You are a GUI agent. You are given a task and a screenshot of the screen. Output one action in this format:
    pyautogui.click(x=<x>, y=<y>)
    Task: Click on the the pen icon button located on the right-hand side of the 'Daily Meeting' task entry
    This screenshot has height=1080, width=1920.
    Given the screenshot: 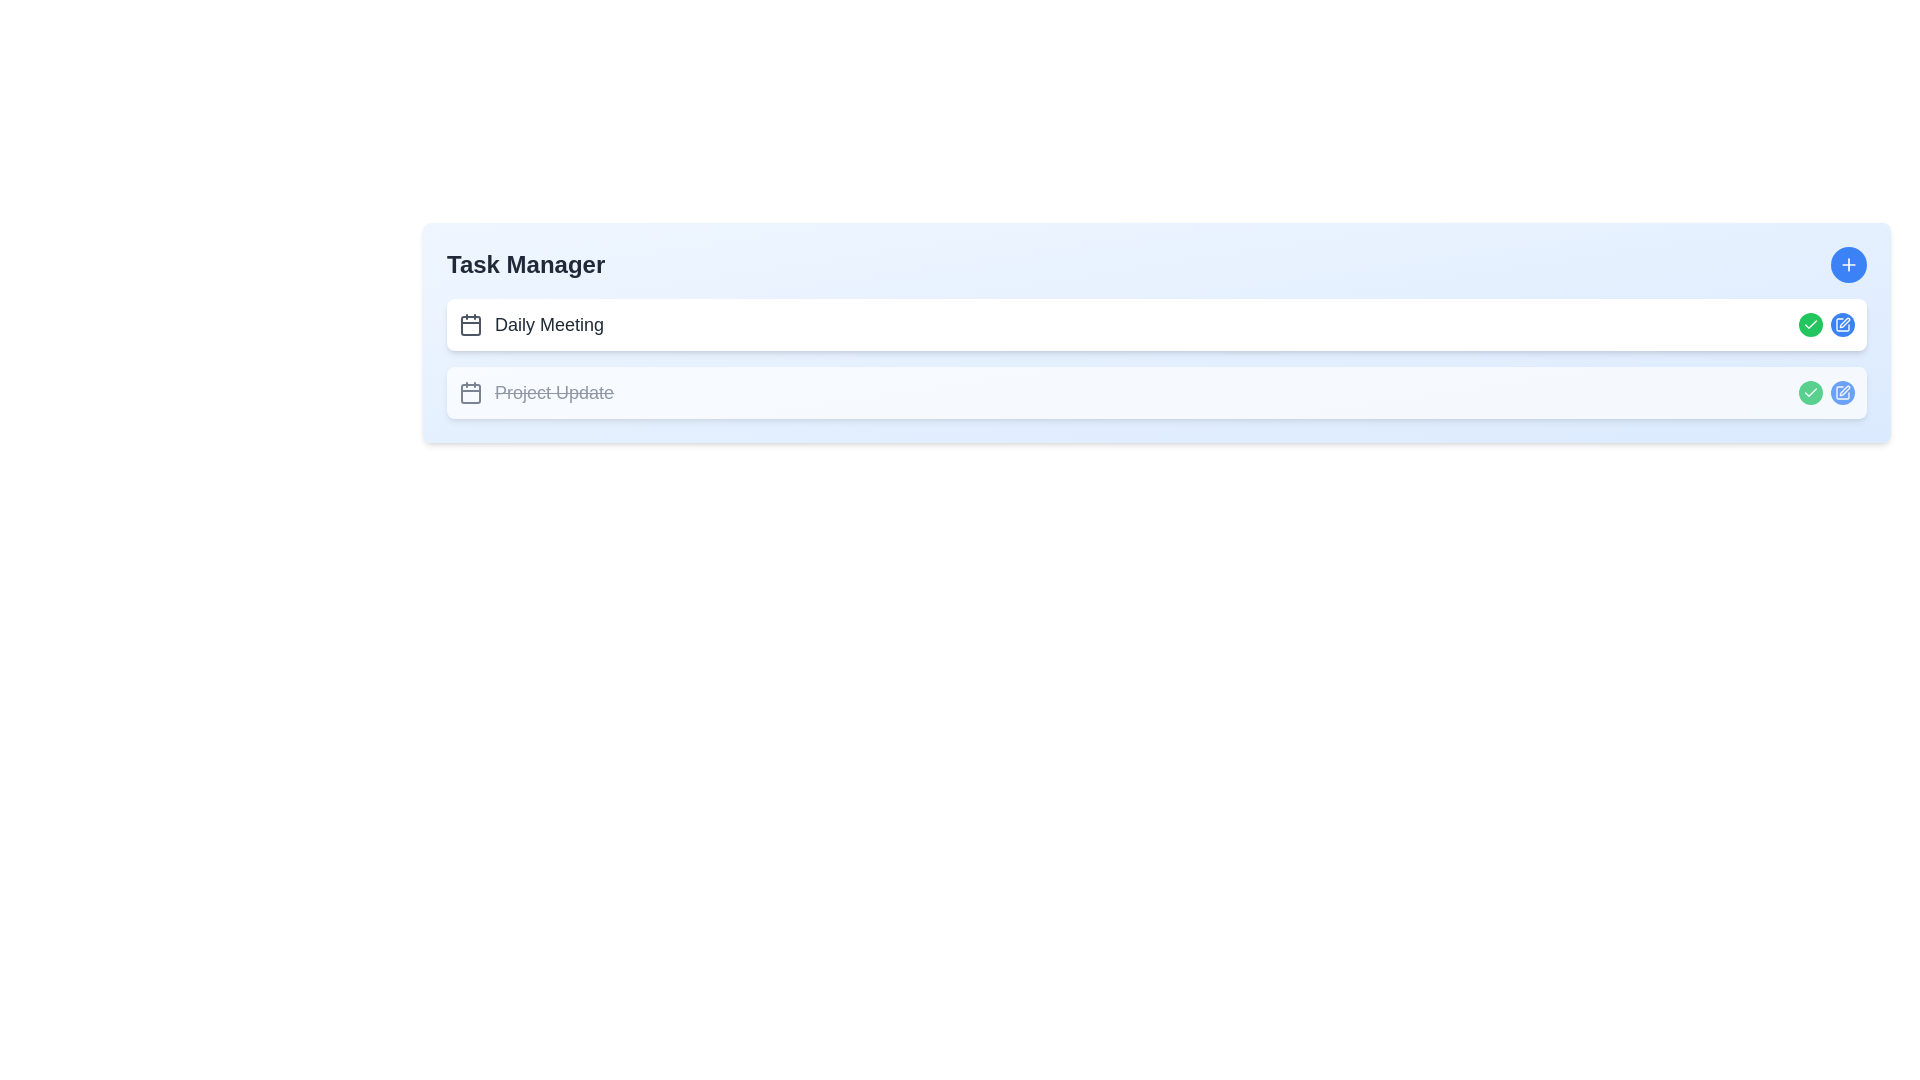 What is the action you would take?
    pyautogui.click(x=1842, y=322)
    